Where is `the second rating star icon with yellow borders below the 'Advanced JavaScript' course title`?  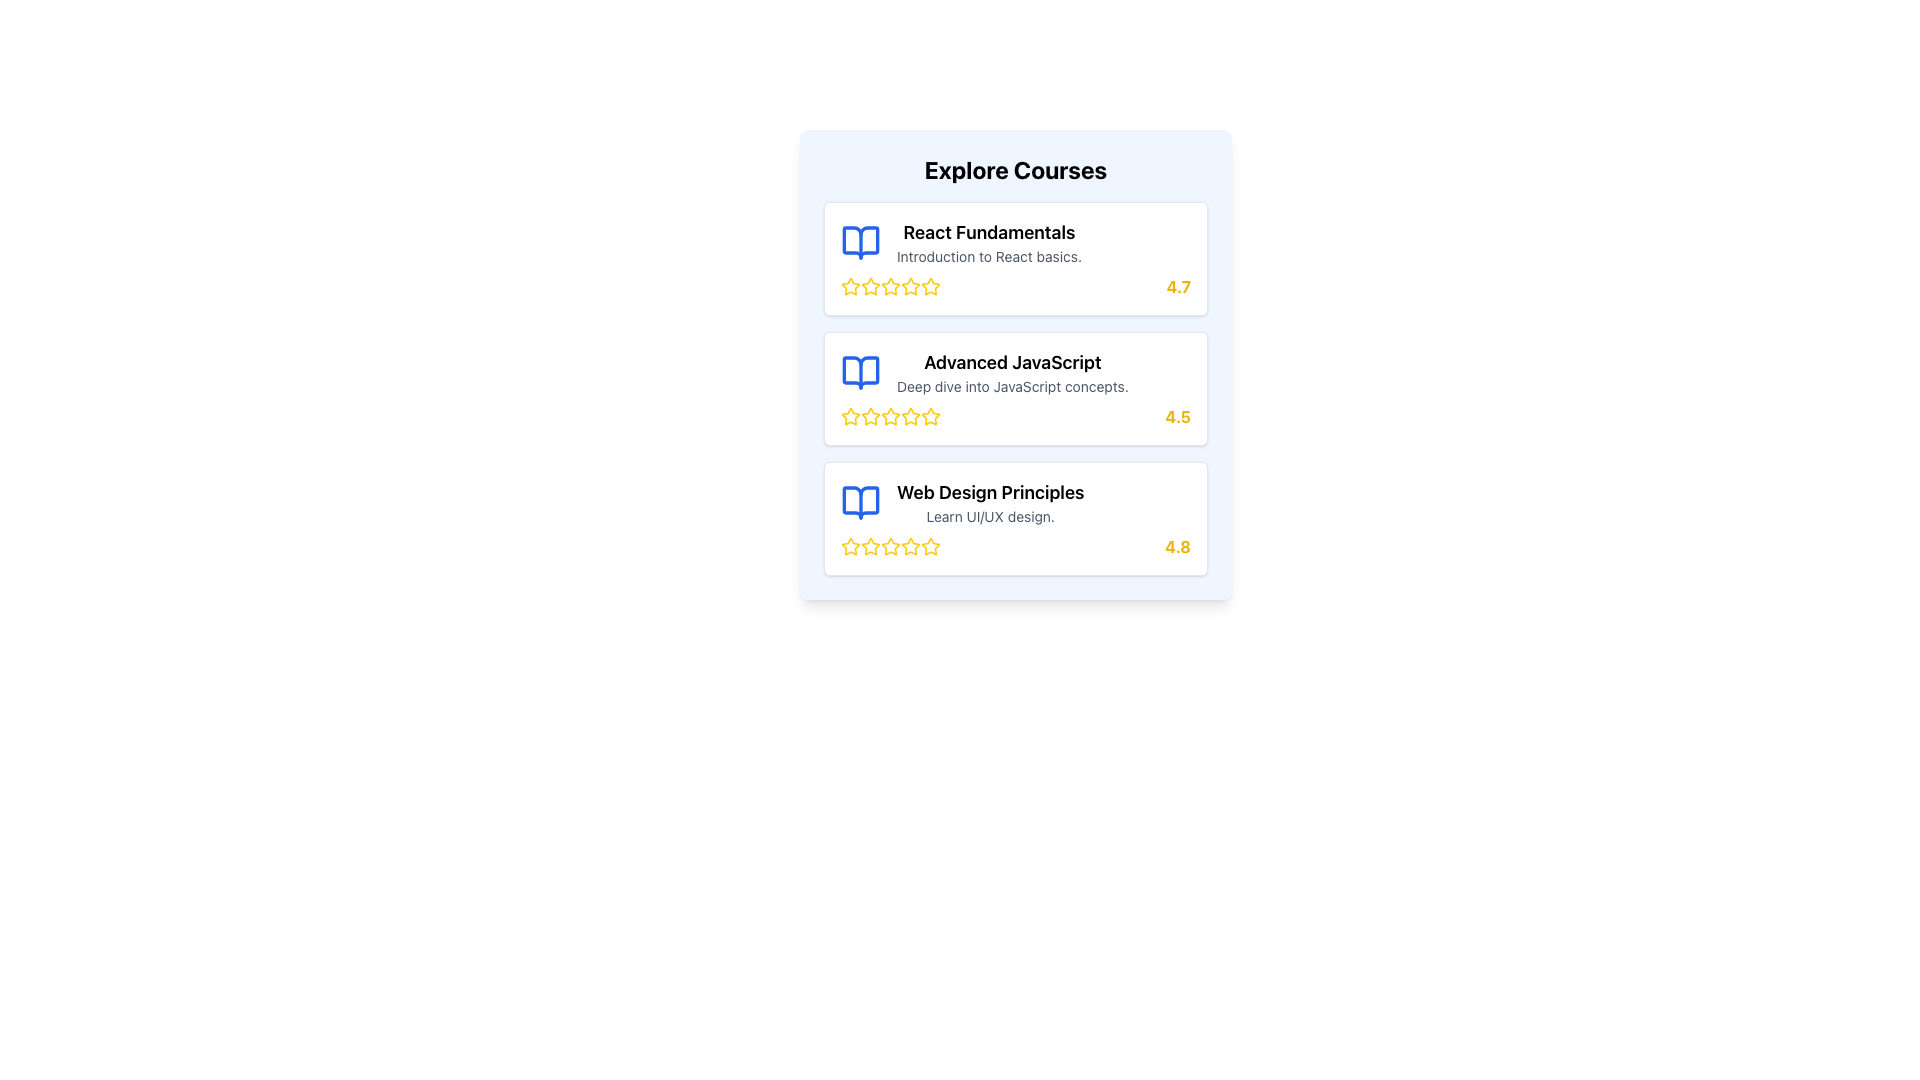
the second rating star icon with yellow borders below the 'Advanced JavaScript' course title is located at coordinates (890, 415).